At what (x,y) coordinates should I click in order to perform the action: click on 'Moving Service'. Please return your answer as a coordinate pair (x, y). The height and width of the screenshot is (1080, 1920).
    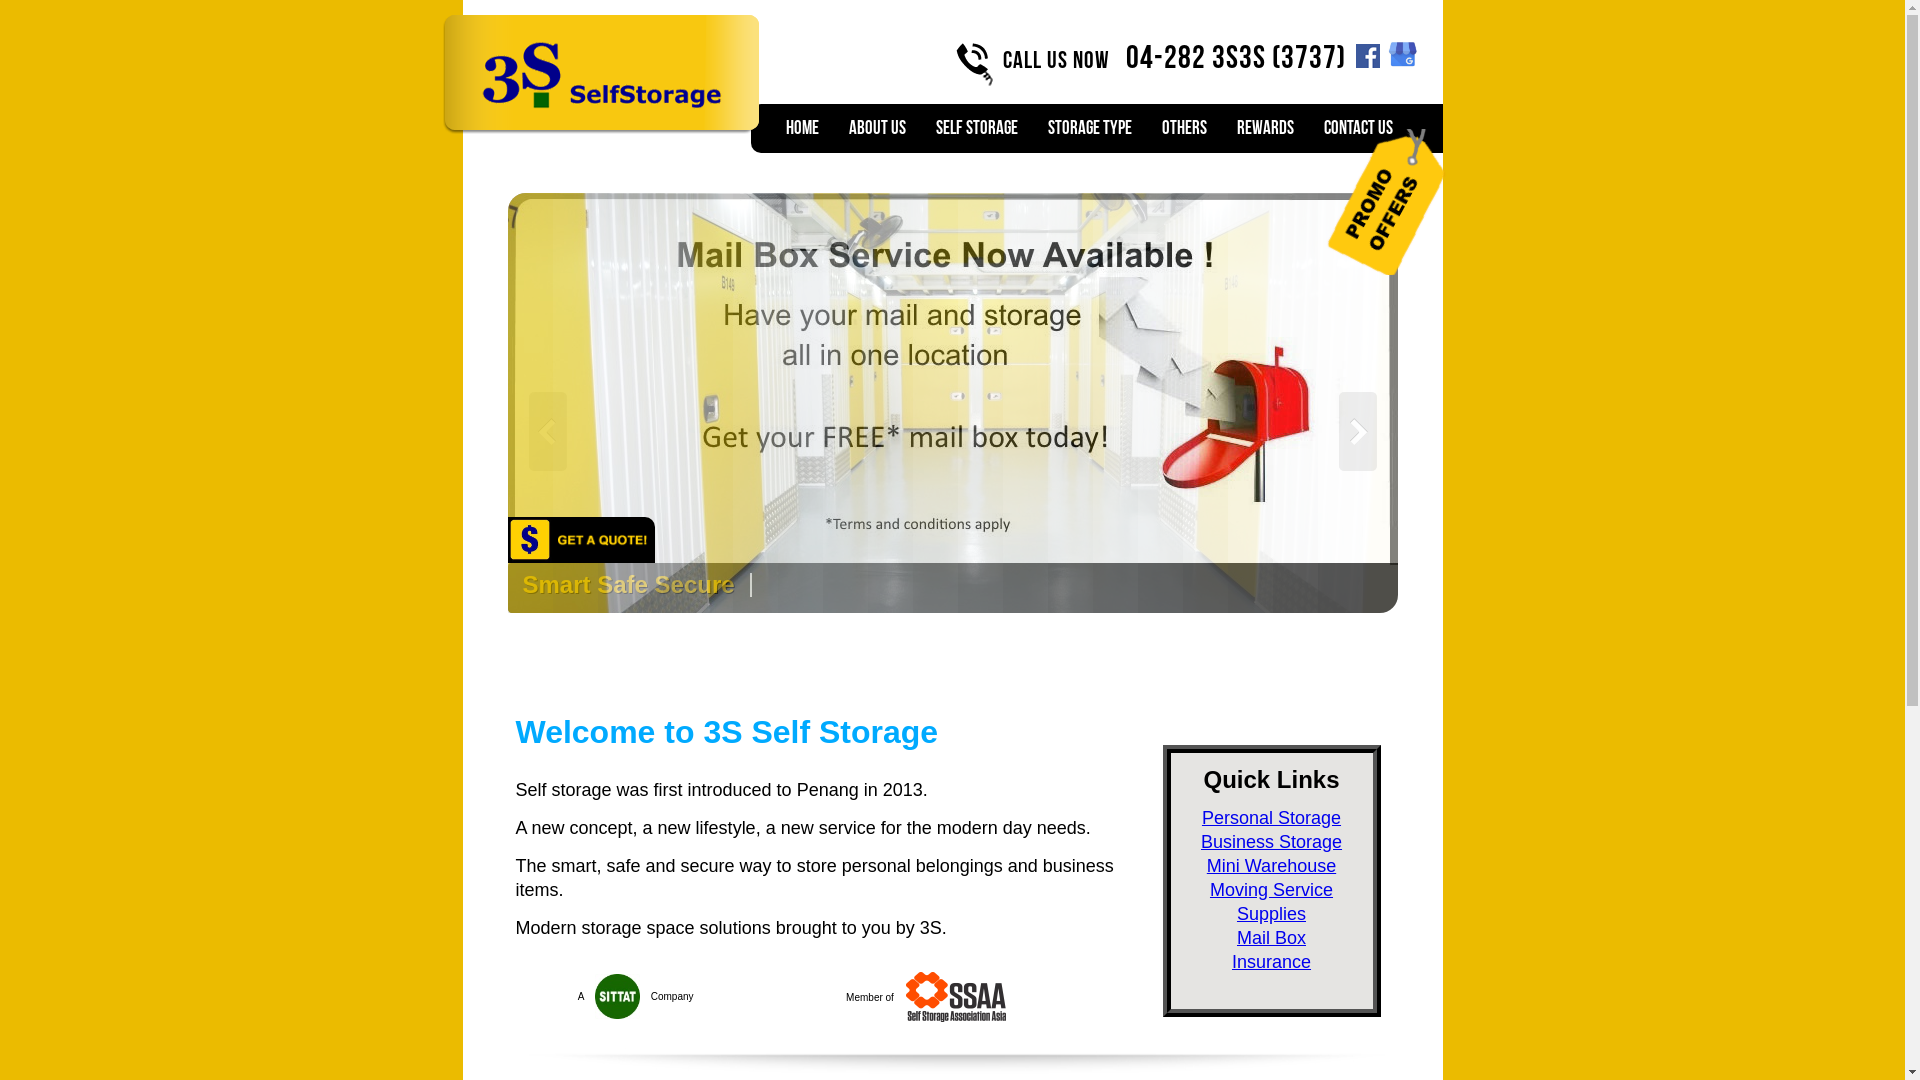
    Looking at the image, I should click on (1270, 889).